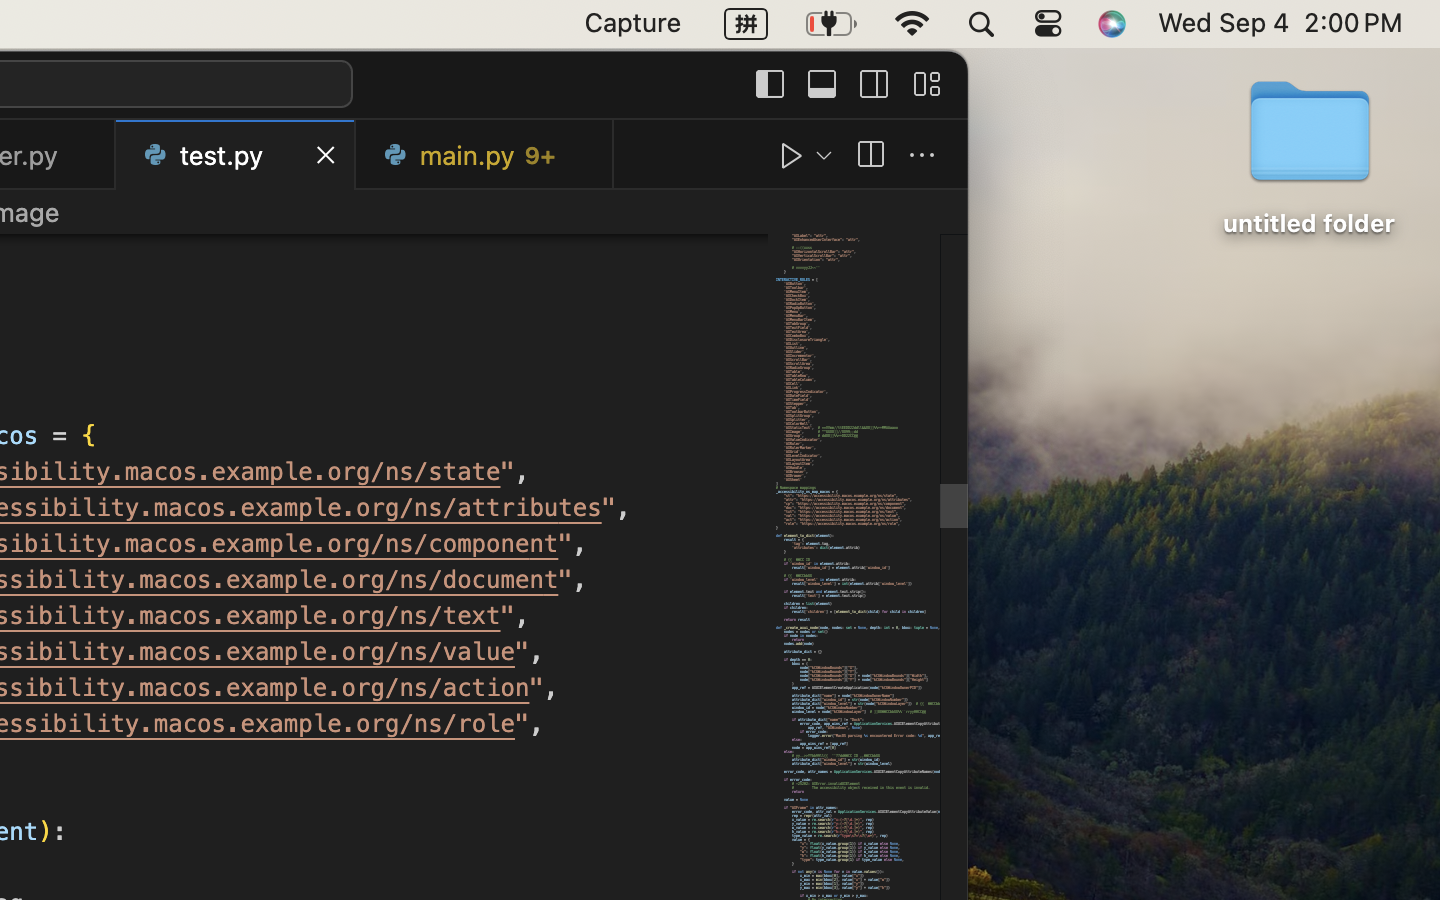 Image resolution: width=1440 pixels, height=900 pixels. What do you see at coordinates (236, 154) in the screenshot?
I see `'1 test.py  '` at bounding box center [236, 154].